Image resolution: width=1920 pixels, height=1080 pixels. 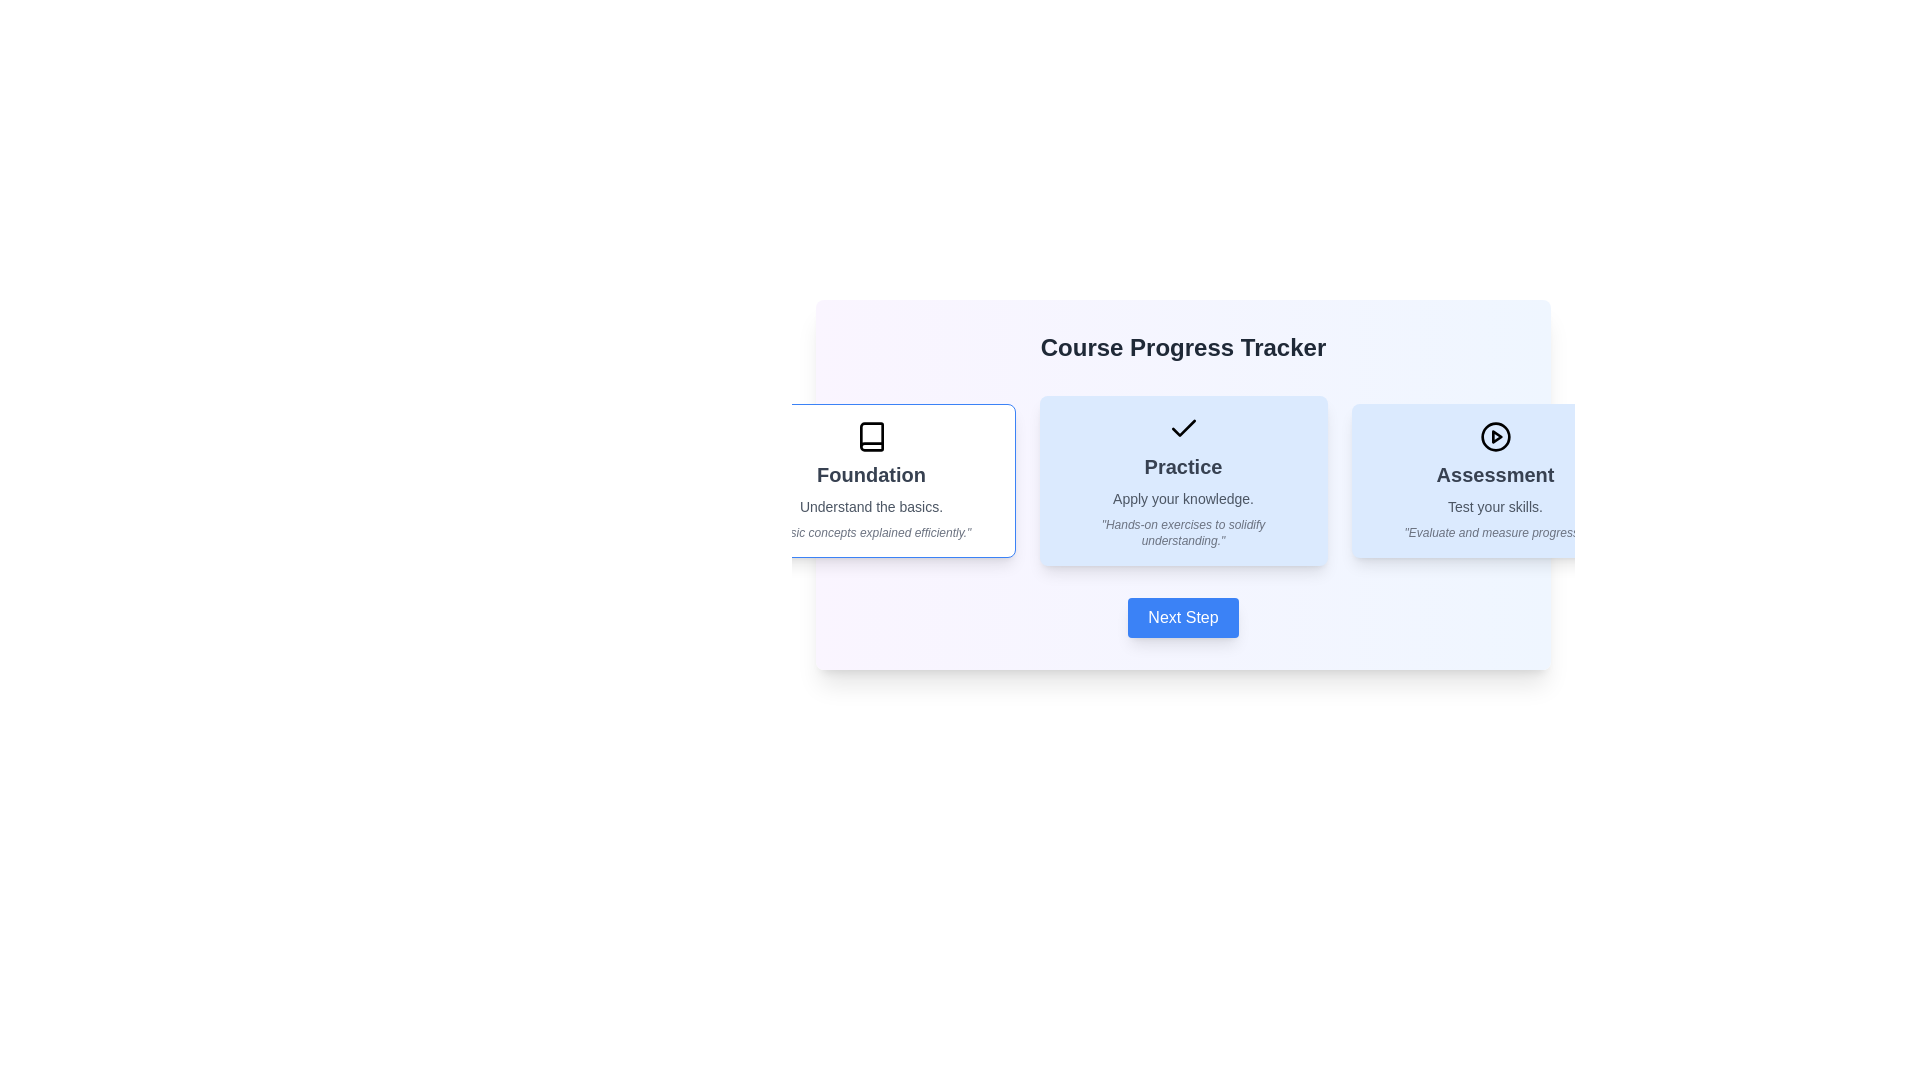 I want to click on the bold header of the 'Practice' Content Panel, which is the middle panel under the 'Course Progress Tracker' header, so click(x=1183, y=485).